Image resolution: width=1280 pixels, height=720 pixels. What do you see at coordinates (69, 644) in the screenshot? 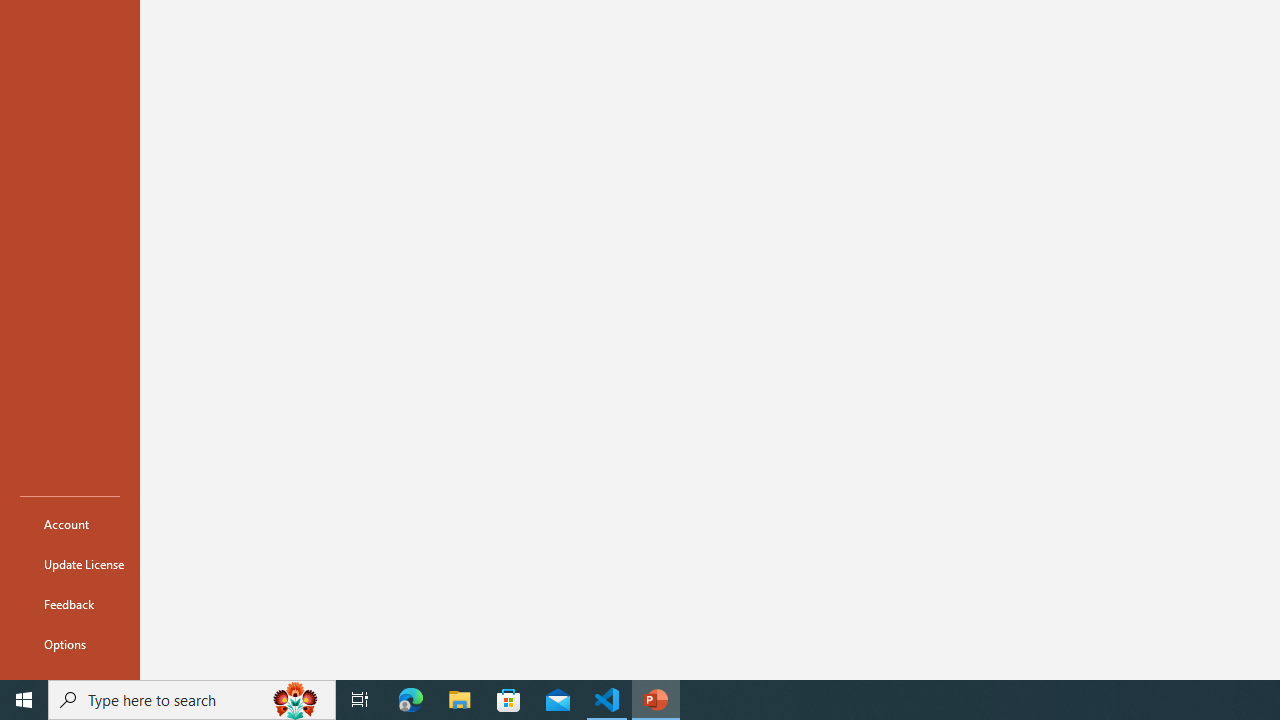
I see `'Options'` at bounding box center [69, 644].